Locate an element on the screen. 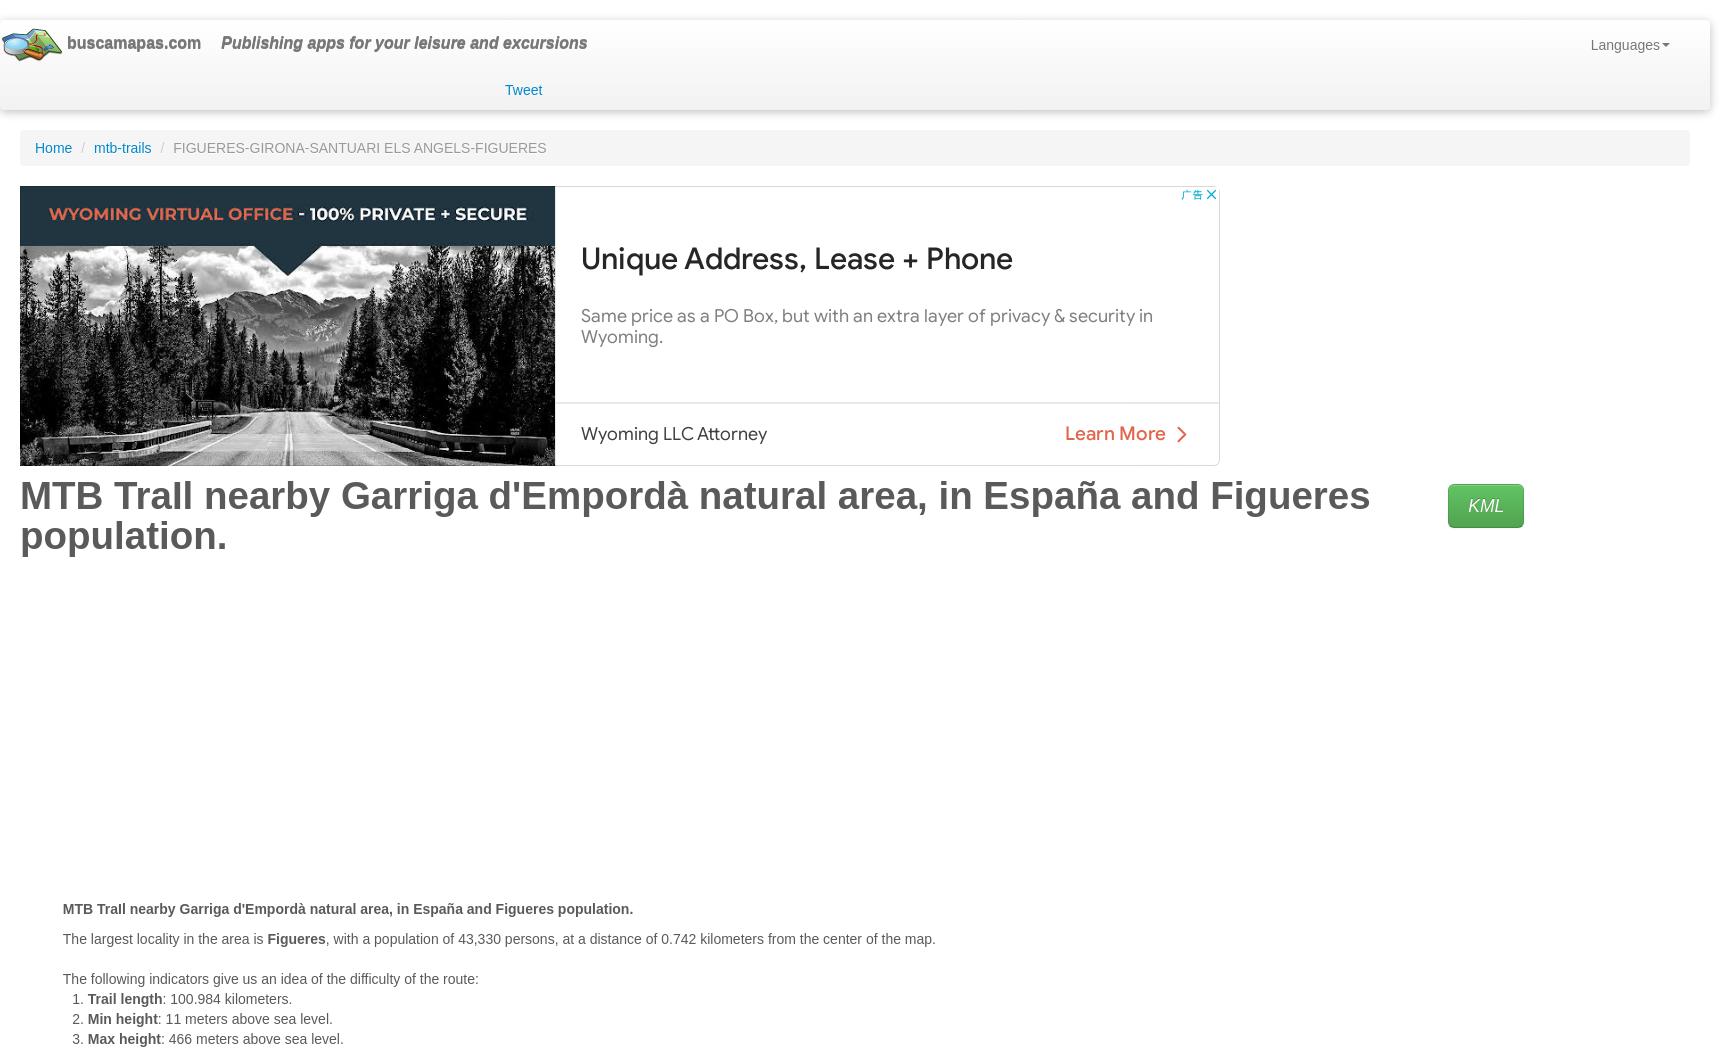  'Figueres' is located at coordinates (294, 938).